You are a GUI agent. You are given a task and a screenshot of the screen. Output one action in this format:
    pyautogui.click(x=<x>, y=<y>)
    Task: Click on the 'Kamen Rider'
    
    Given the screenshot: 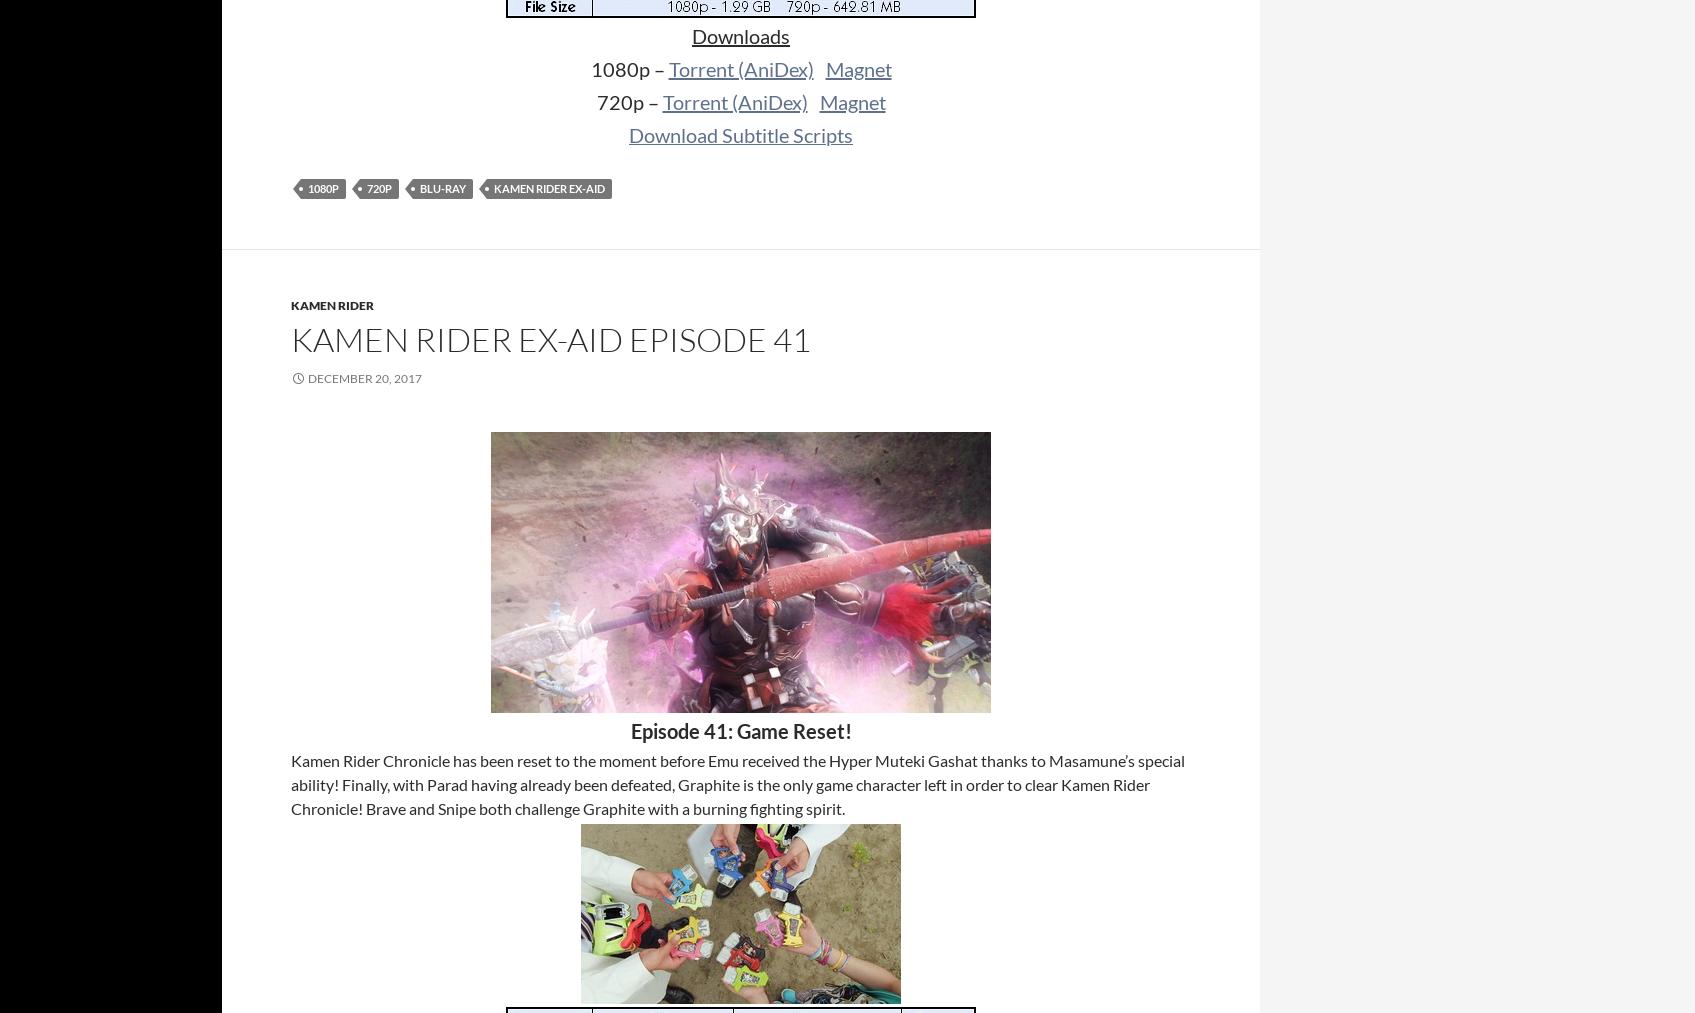 What is the action you would take?
    pyautogui.click(x=291, y=305)
    